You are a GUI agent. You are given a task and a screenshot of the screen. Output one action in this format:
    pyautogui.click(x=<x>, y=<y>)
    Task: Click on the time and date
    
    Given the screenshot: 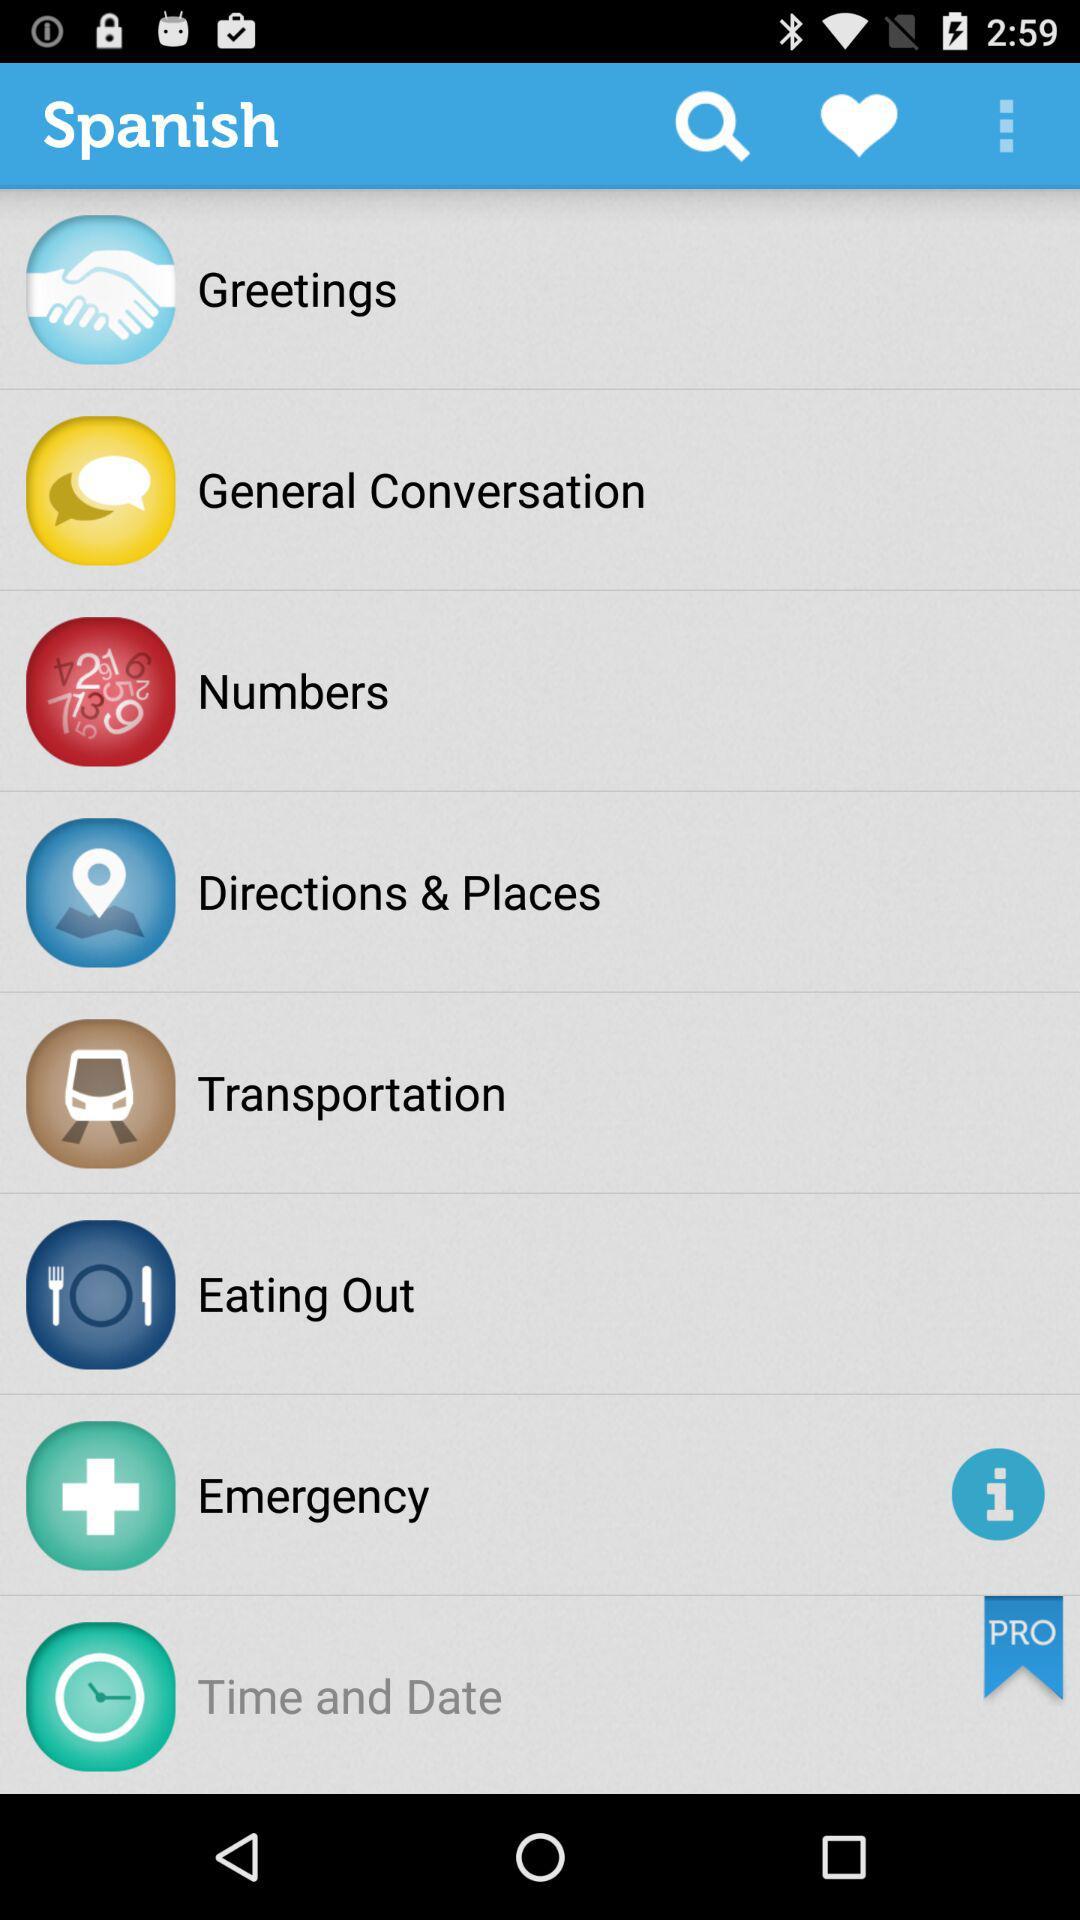 What is the action you would take?
    pyautogui.click(x=348, y=1694)
    